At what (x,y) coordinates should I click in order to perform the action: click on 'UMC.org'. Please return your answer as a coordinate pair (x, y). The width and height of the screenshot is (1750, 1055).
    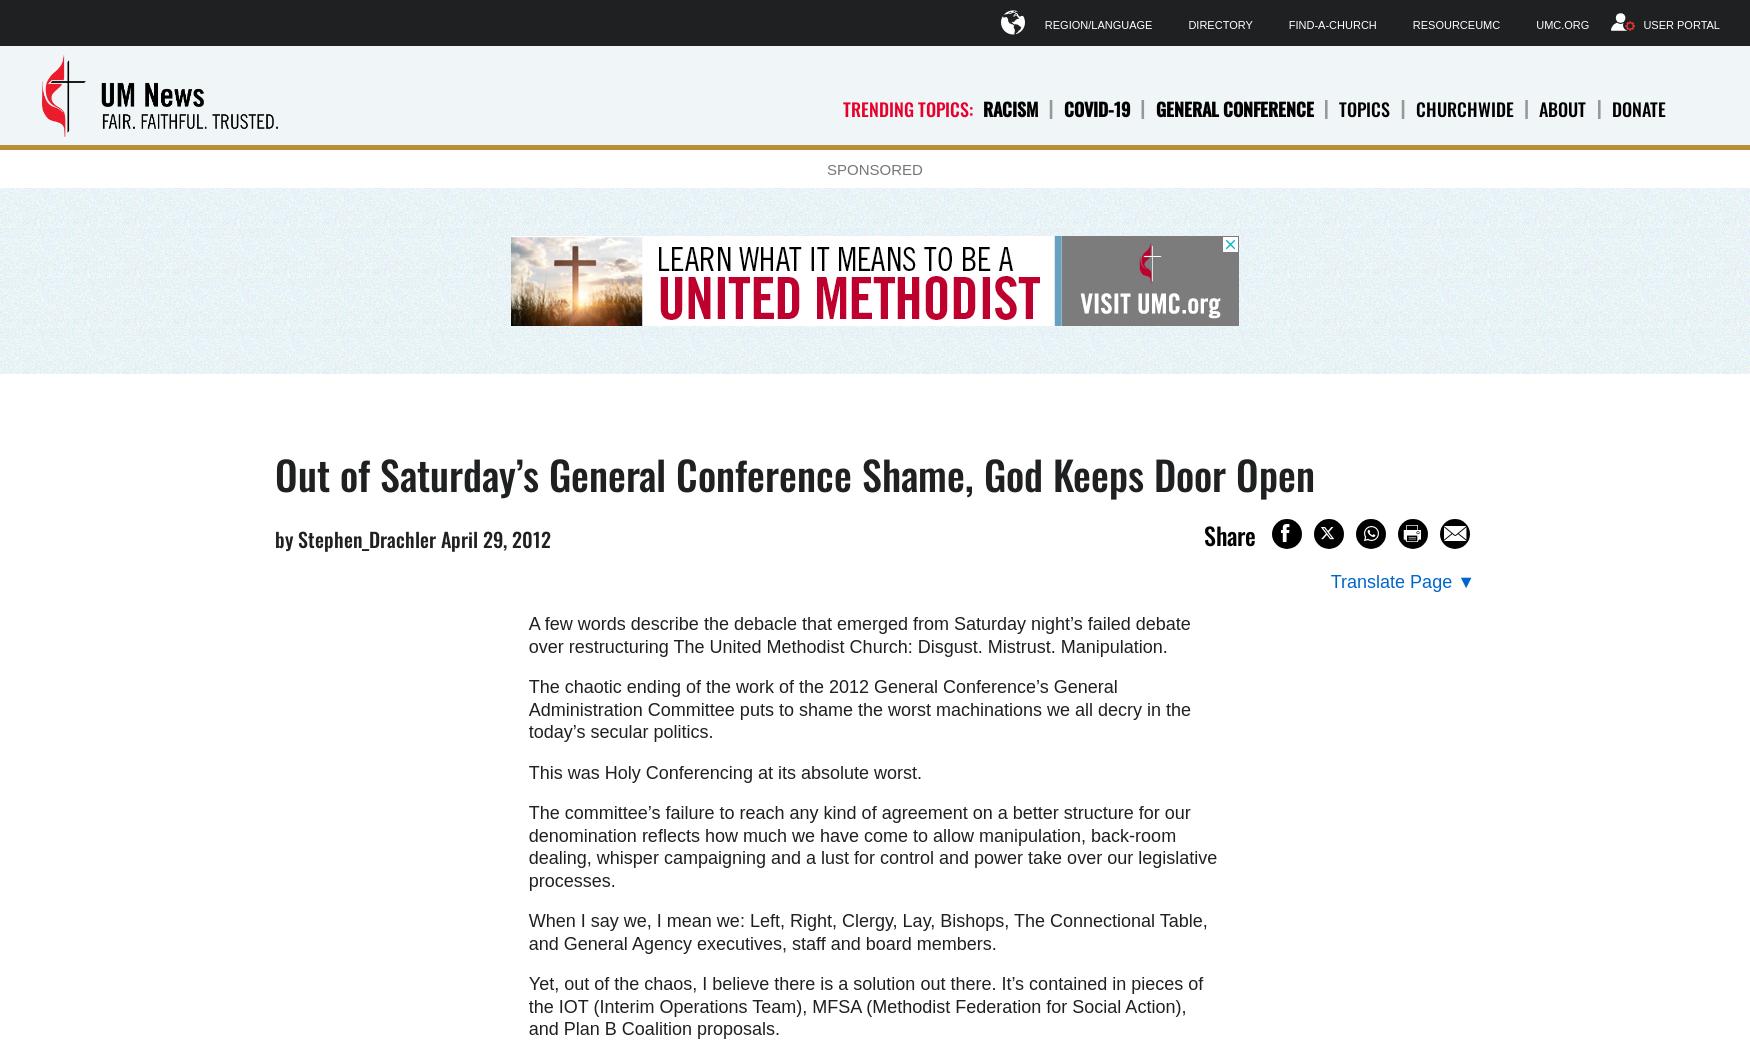
    Looking at the image, I should click on (1561, 25).